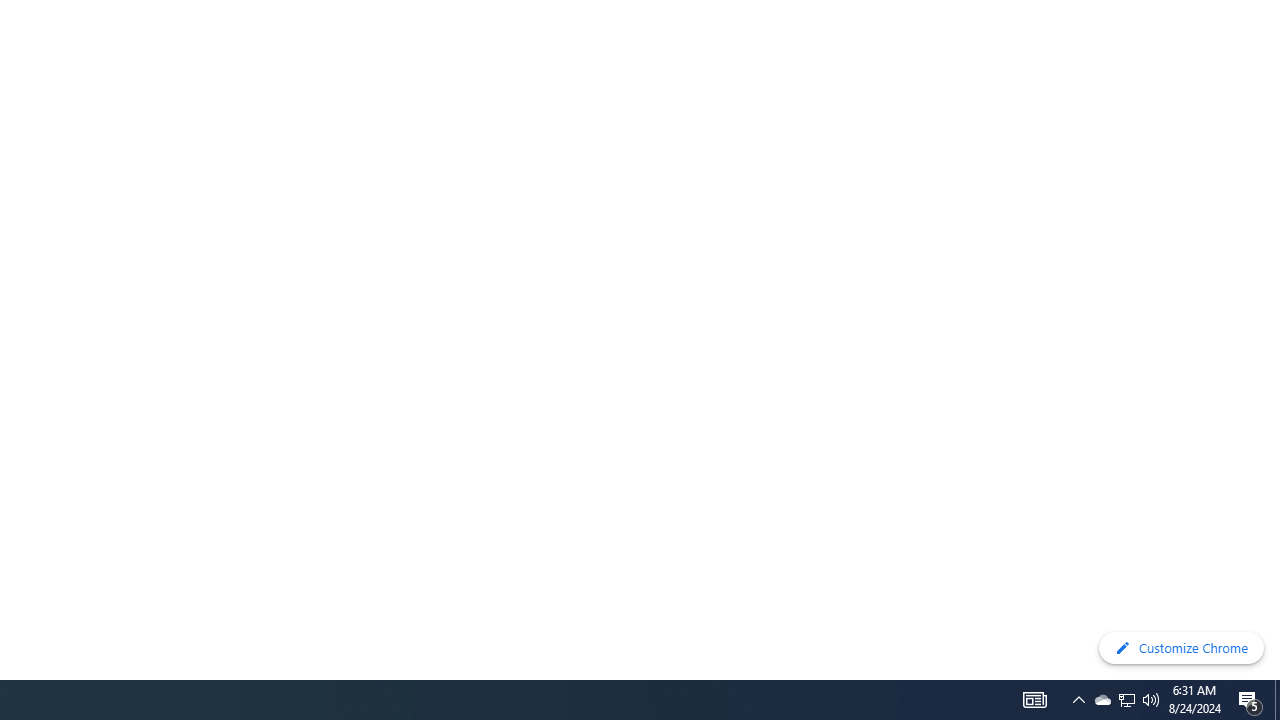 This screenshot has height=720, width=1280. I want to click on 'Customize Chrome', so click(1181, 648).